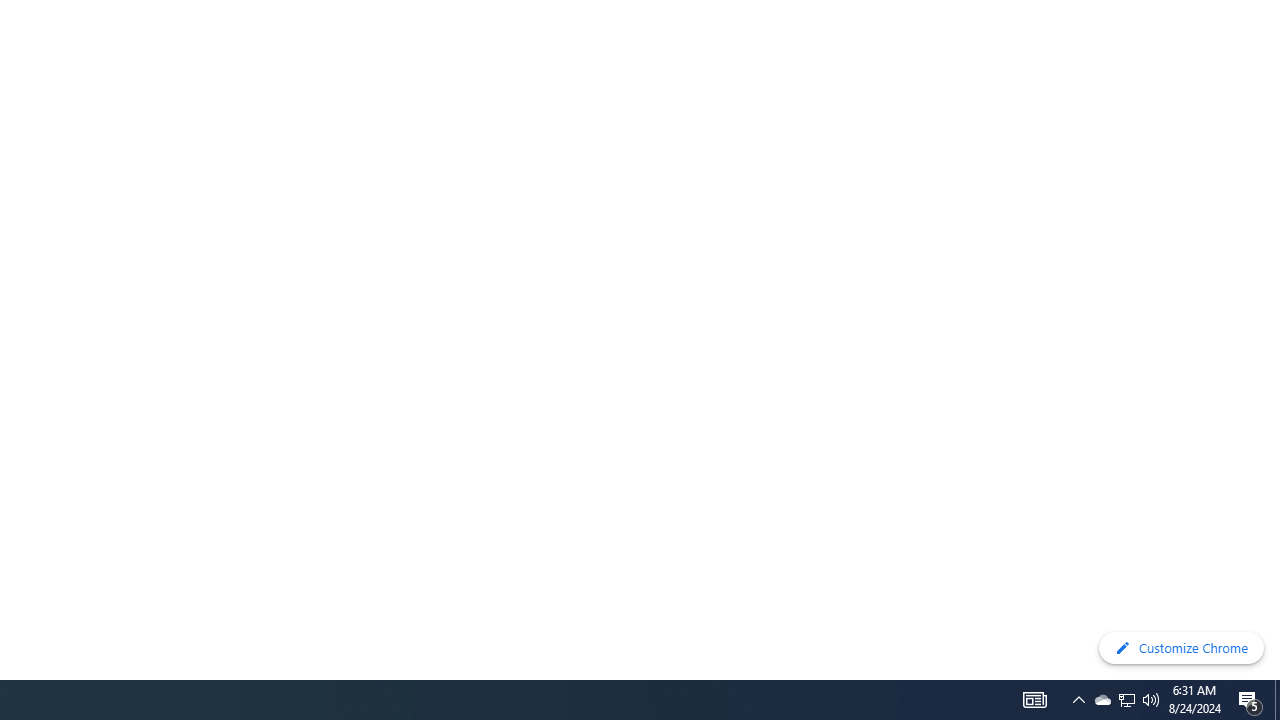 This screenshot has height=720, width=1280. I want to click on 'Customize Chrome', so click(1181, 648).